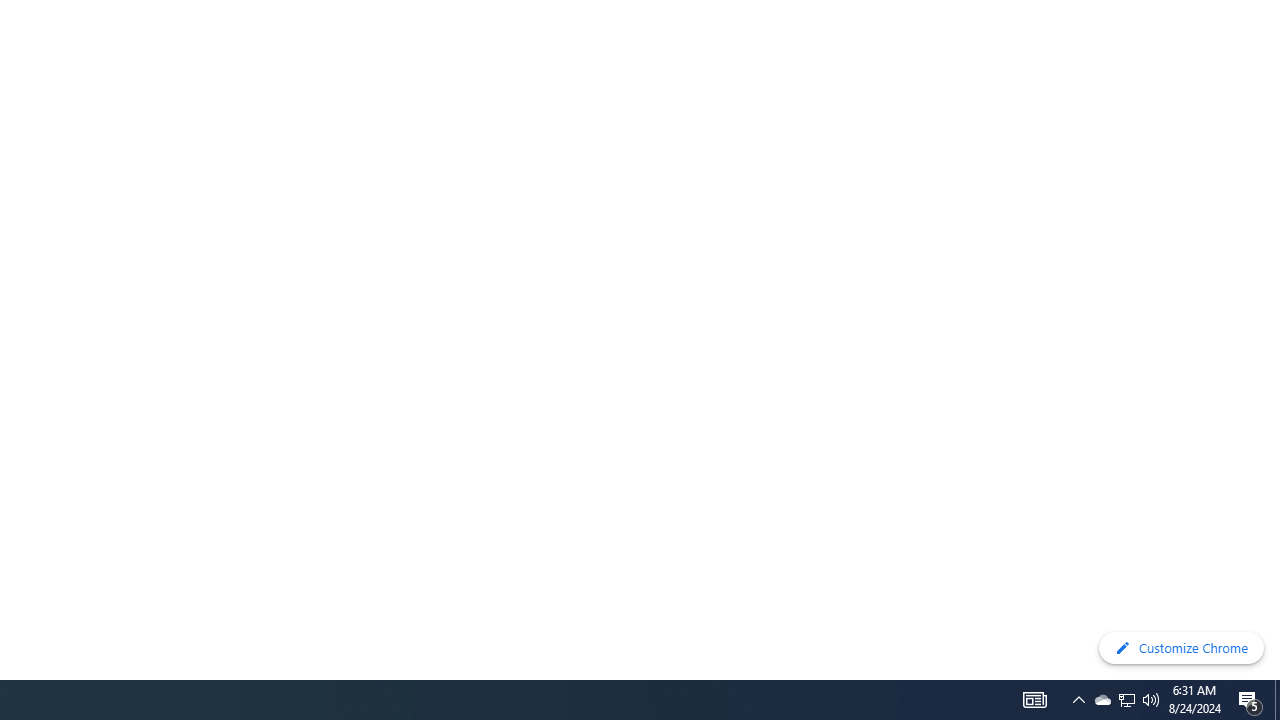 This screenshot has height=720, width=1280. I want to click on 'Customize Chrome', so click(1181, 648).